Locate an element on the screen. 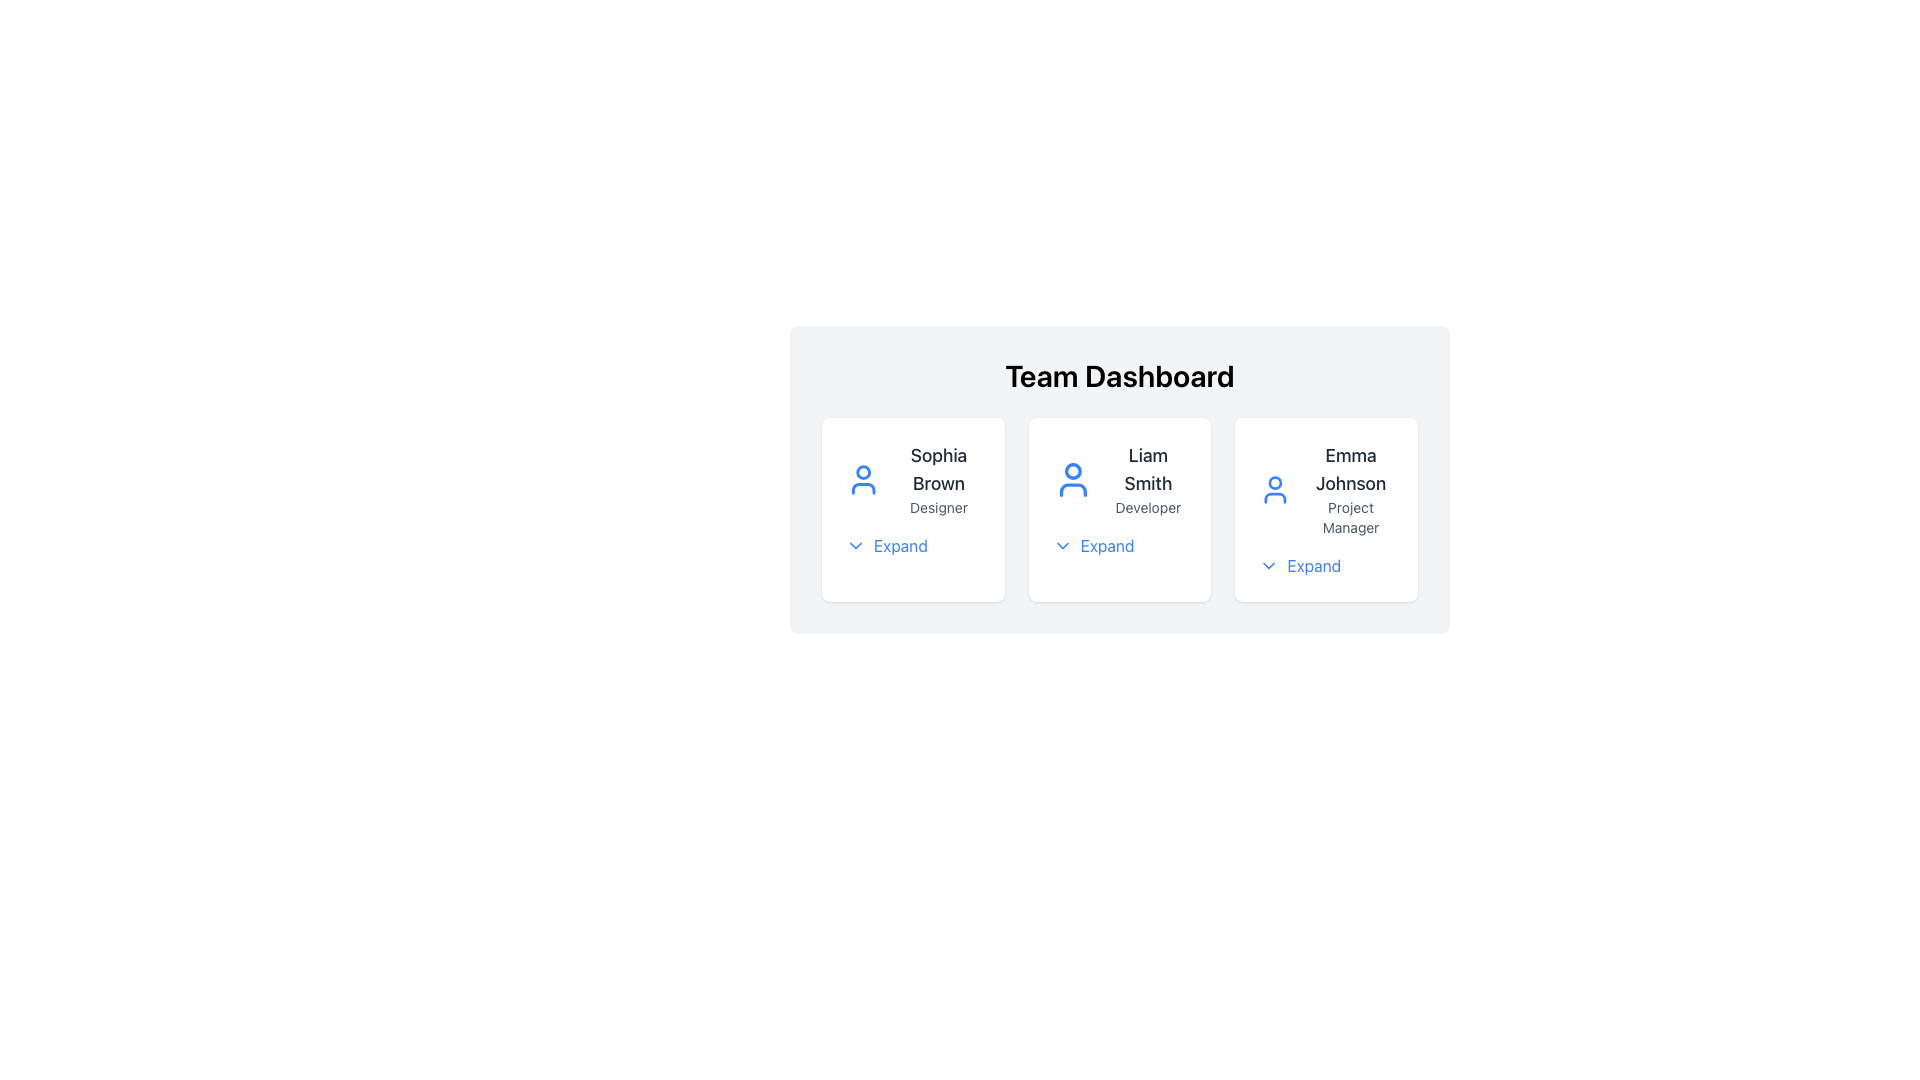  the third card in the grid displaying information about user Emma Johnson is located at coordinates (1326, 508).